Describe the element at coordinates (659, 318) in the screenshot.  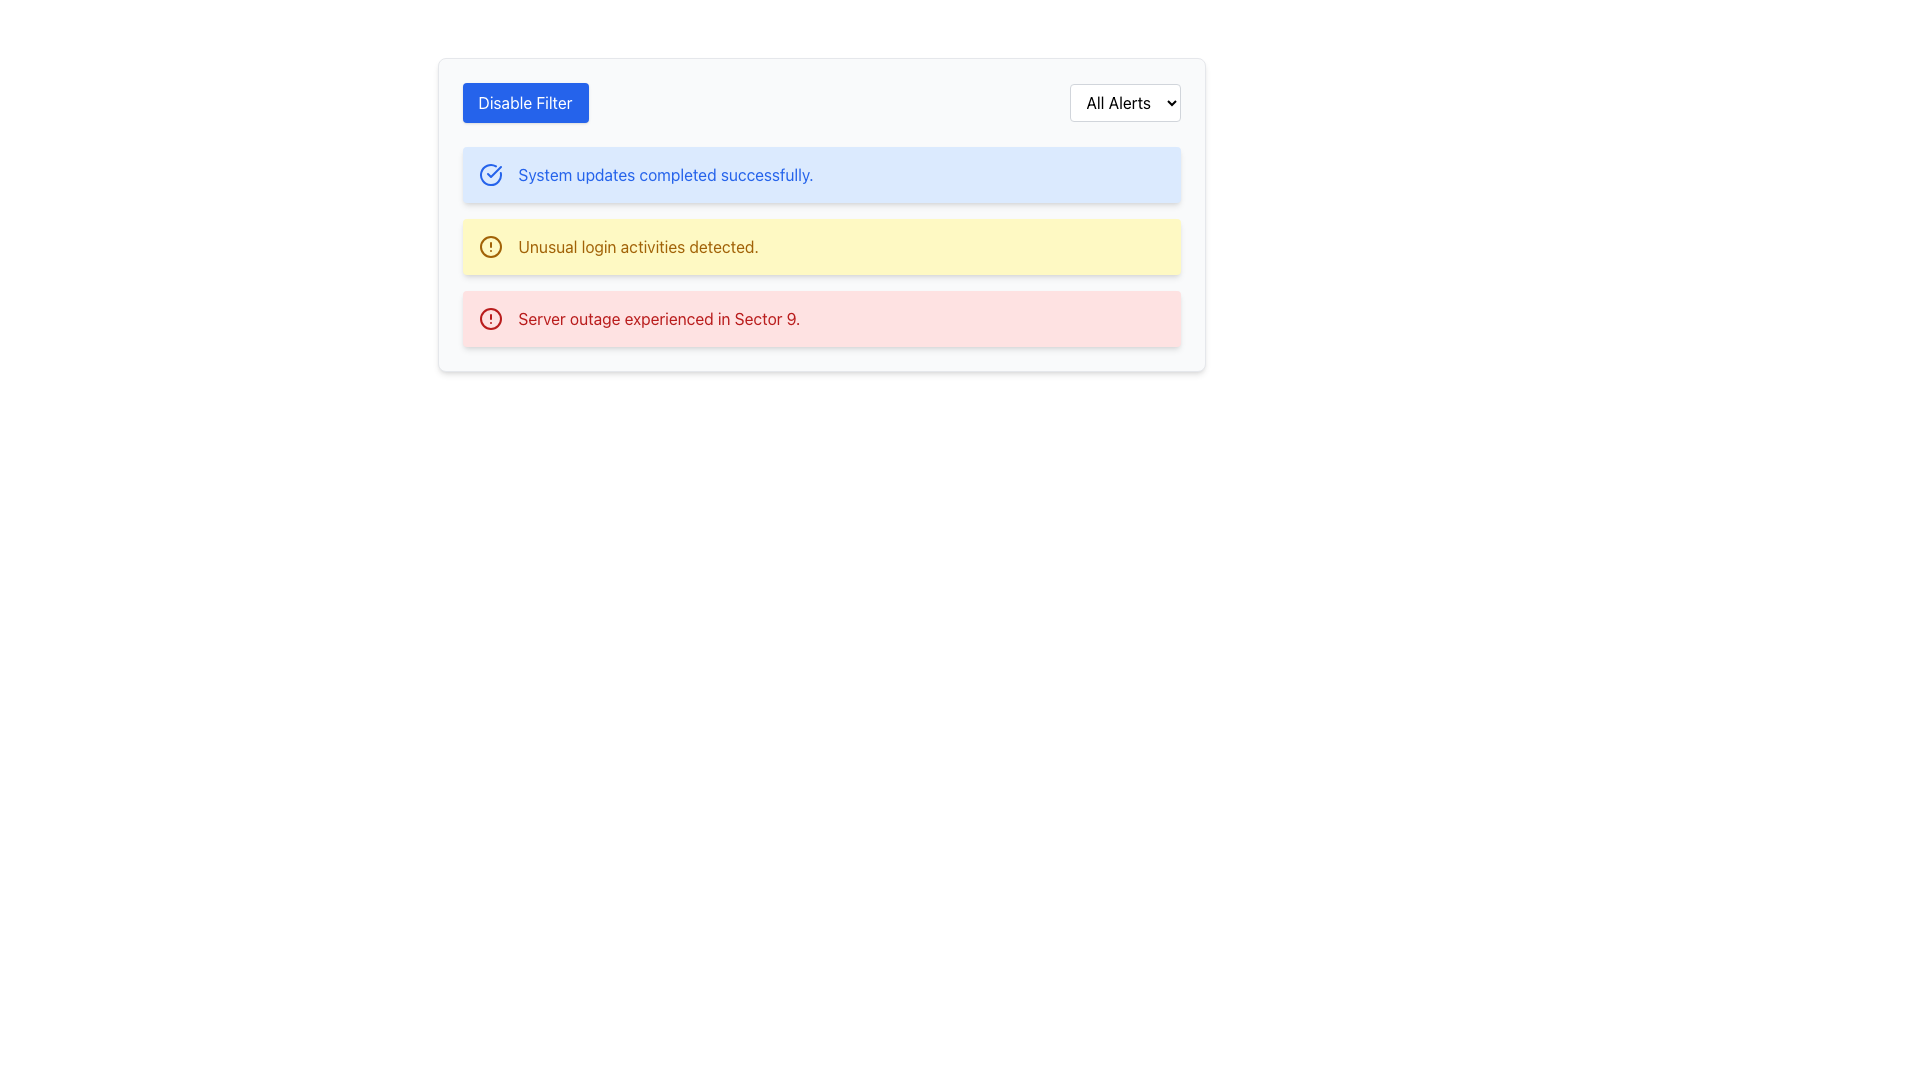
I see `alert text 'Server outage experienced in Sector 9.' located in the third alert box at the bottom of the notifications list with red font on a pink background` at that location.